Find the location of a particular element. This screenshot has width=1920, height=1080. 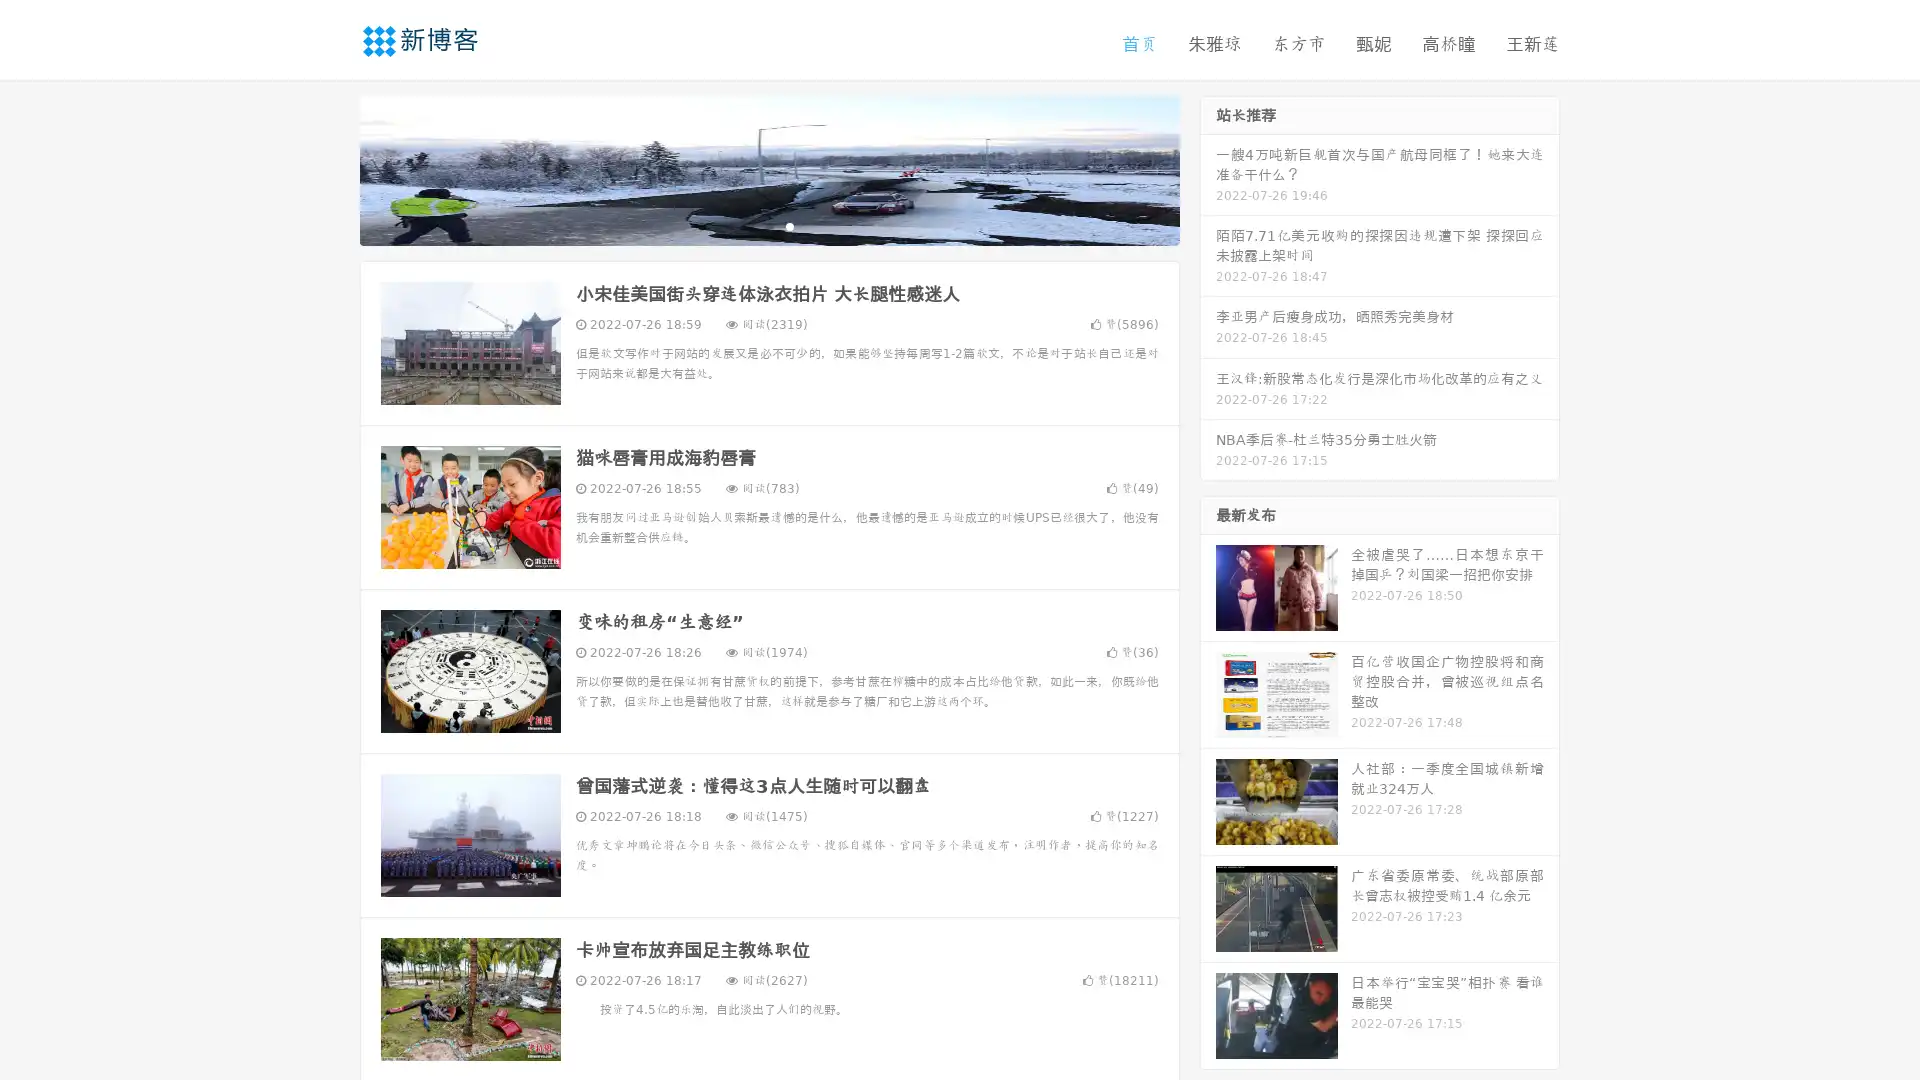

Previous slide is located at coordinates (330, 168).